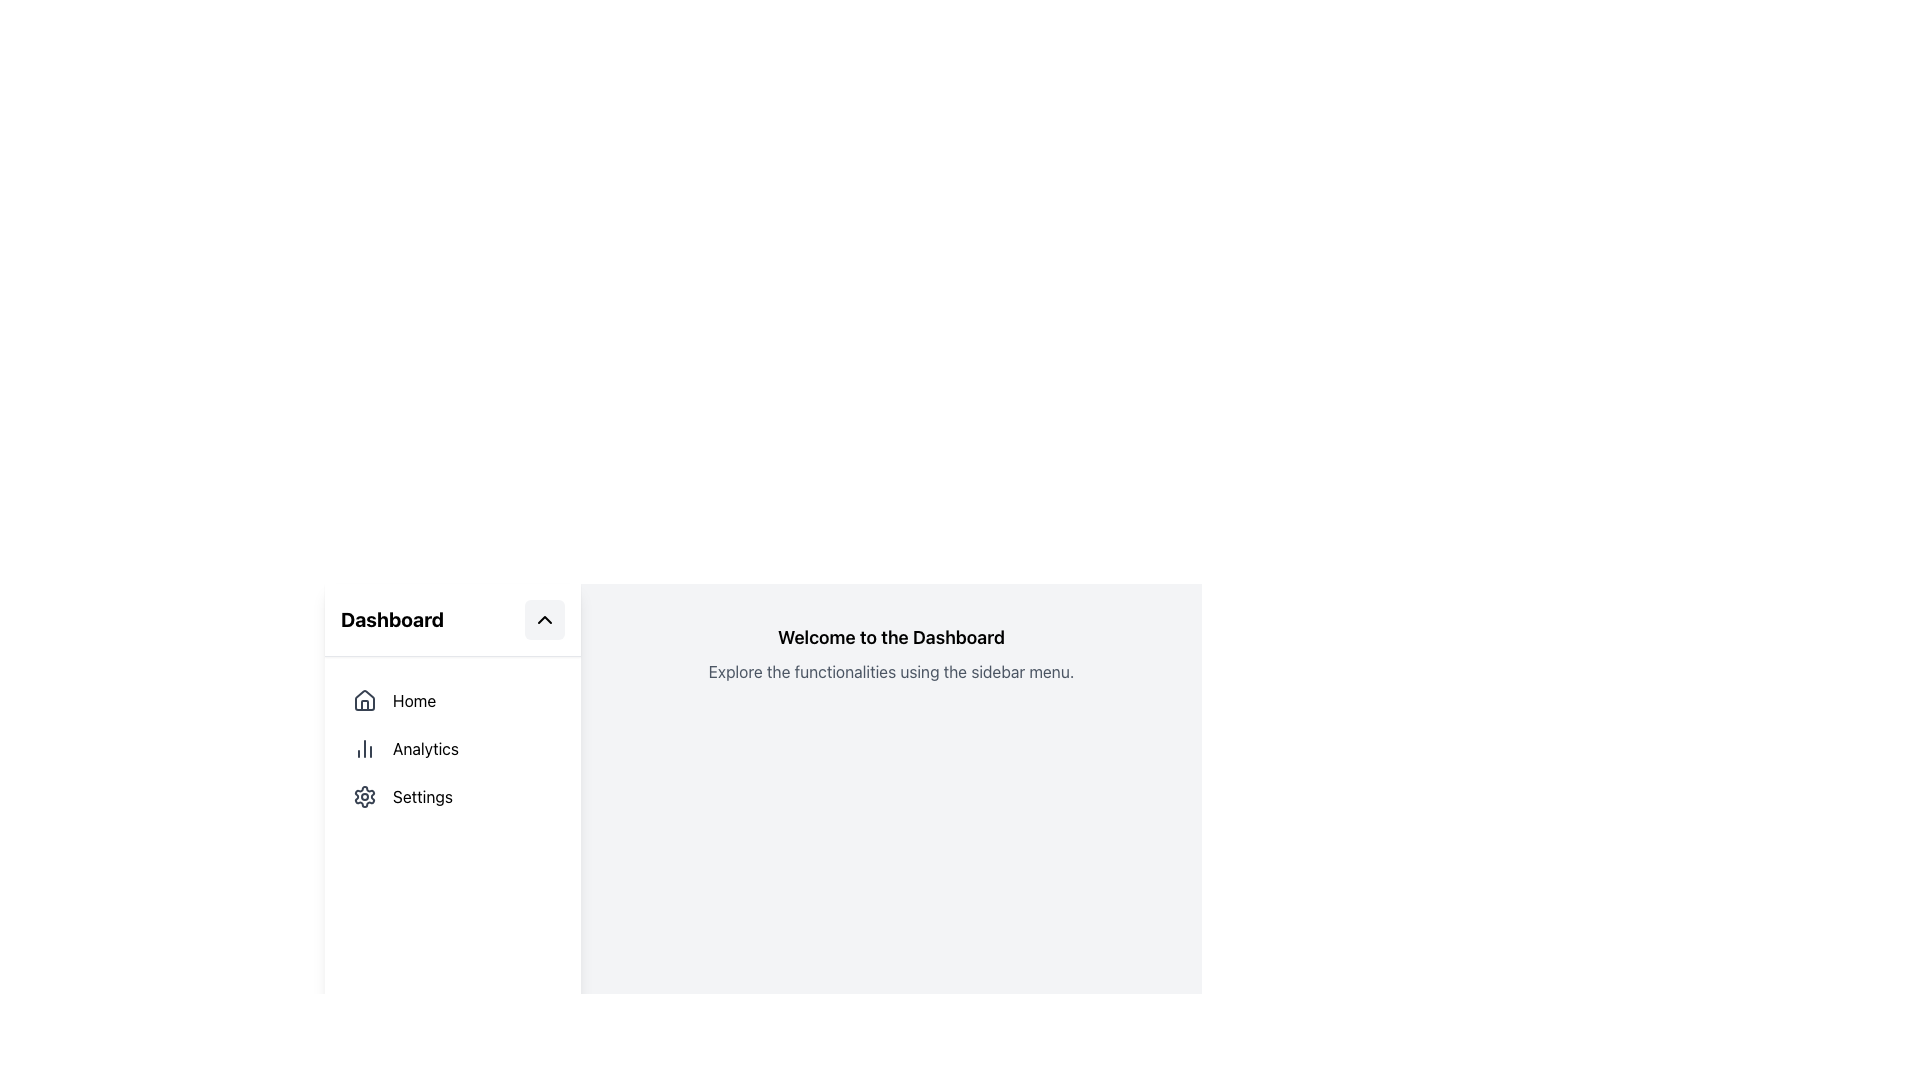  I want to click on the 'Settings' icon in the sidebar navigation interface, located at the start of the horizontal list item labeled 'Settings', so click(364, 796).